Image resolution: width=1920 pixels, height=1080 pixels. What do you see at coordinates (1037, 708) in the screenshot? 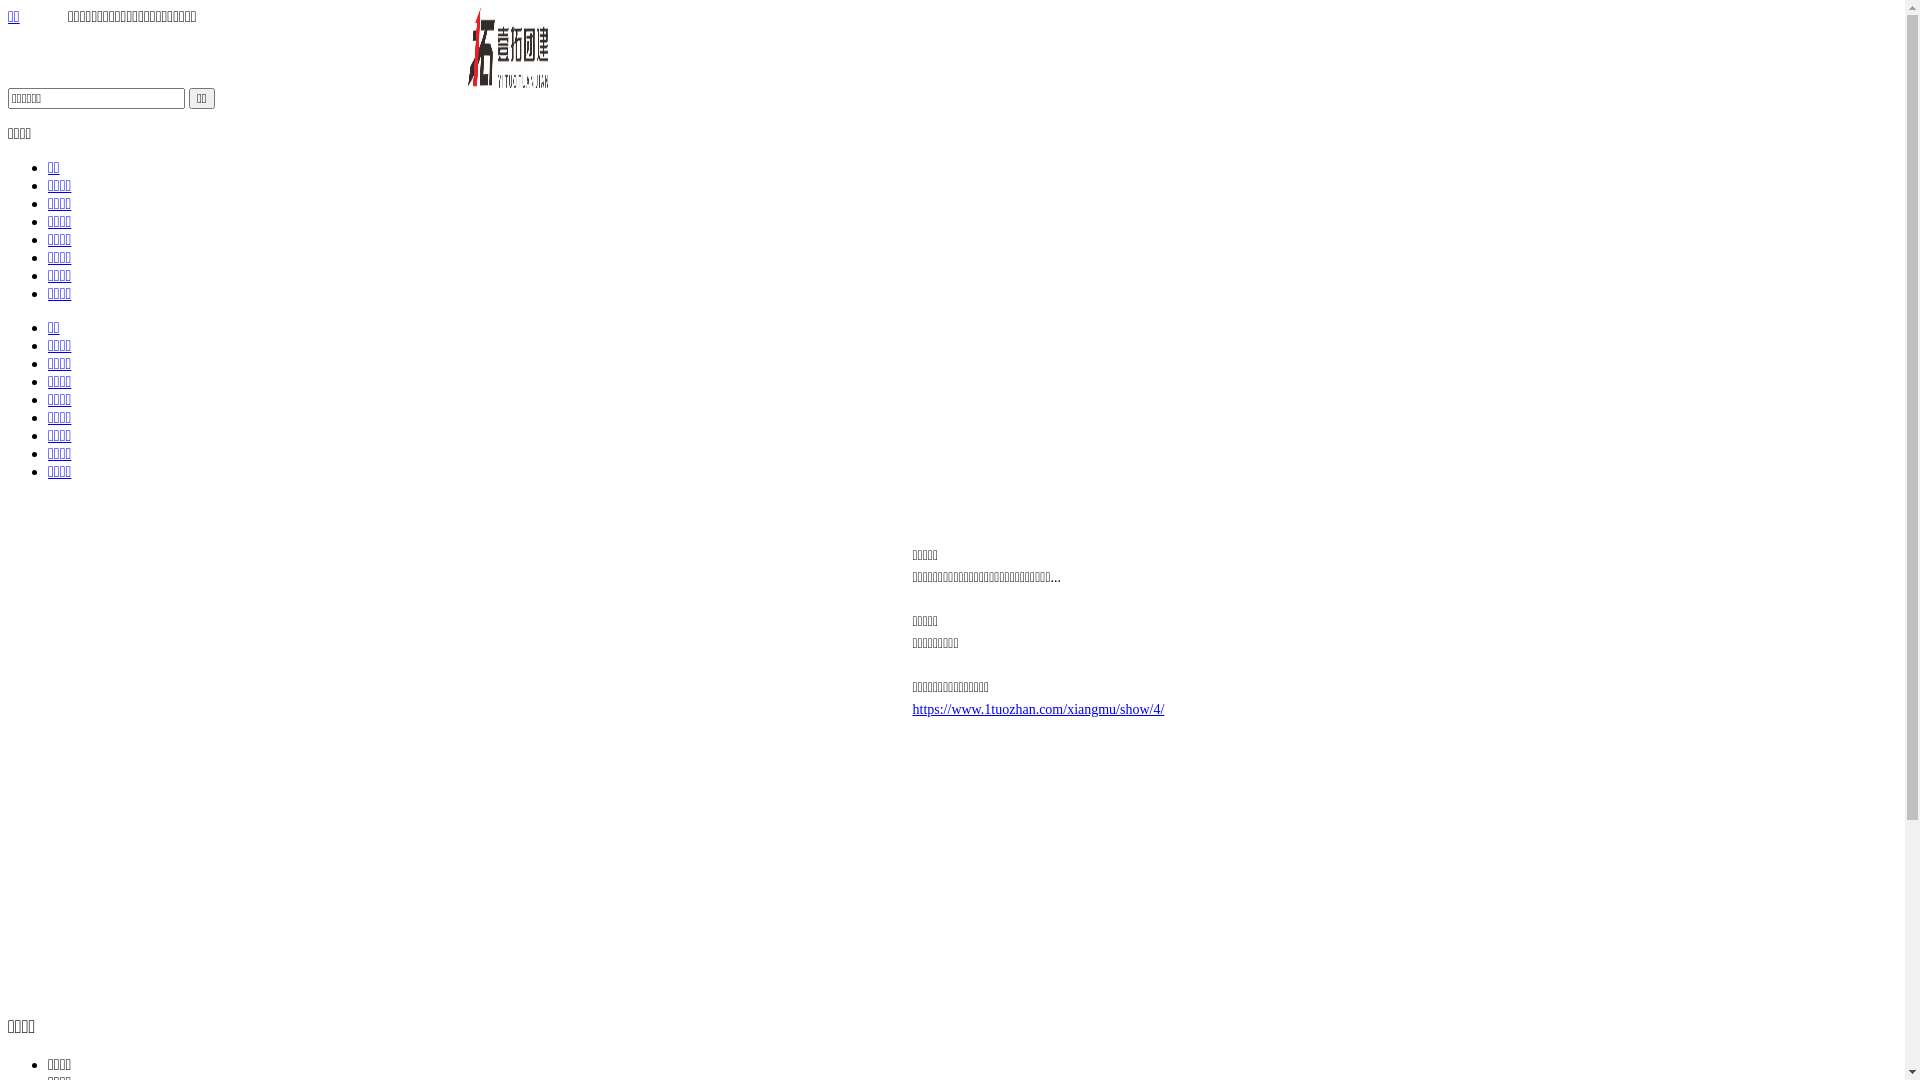
I see `'https://www.1tuozhan.com/xiangmu/show/4/'` at bounding box center [1037, 708].